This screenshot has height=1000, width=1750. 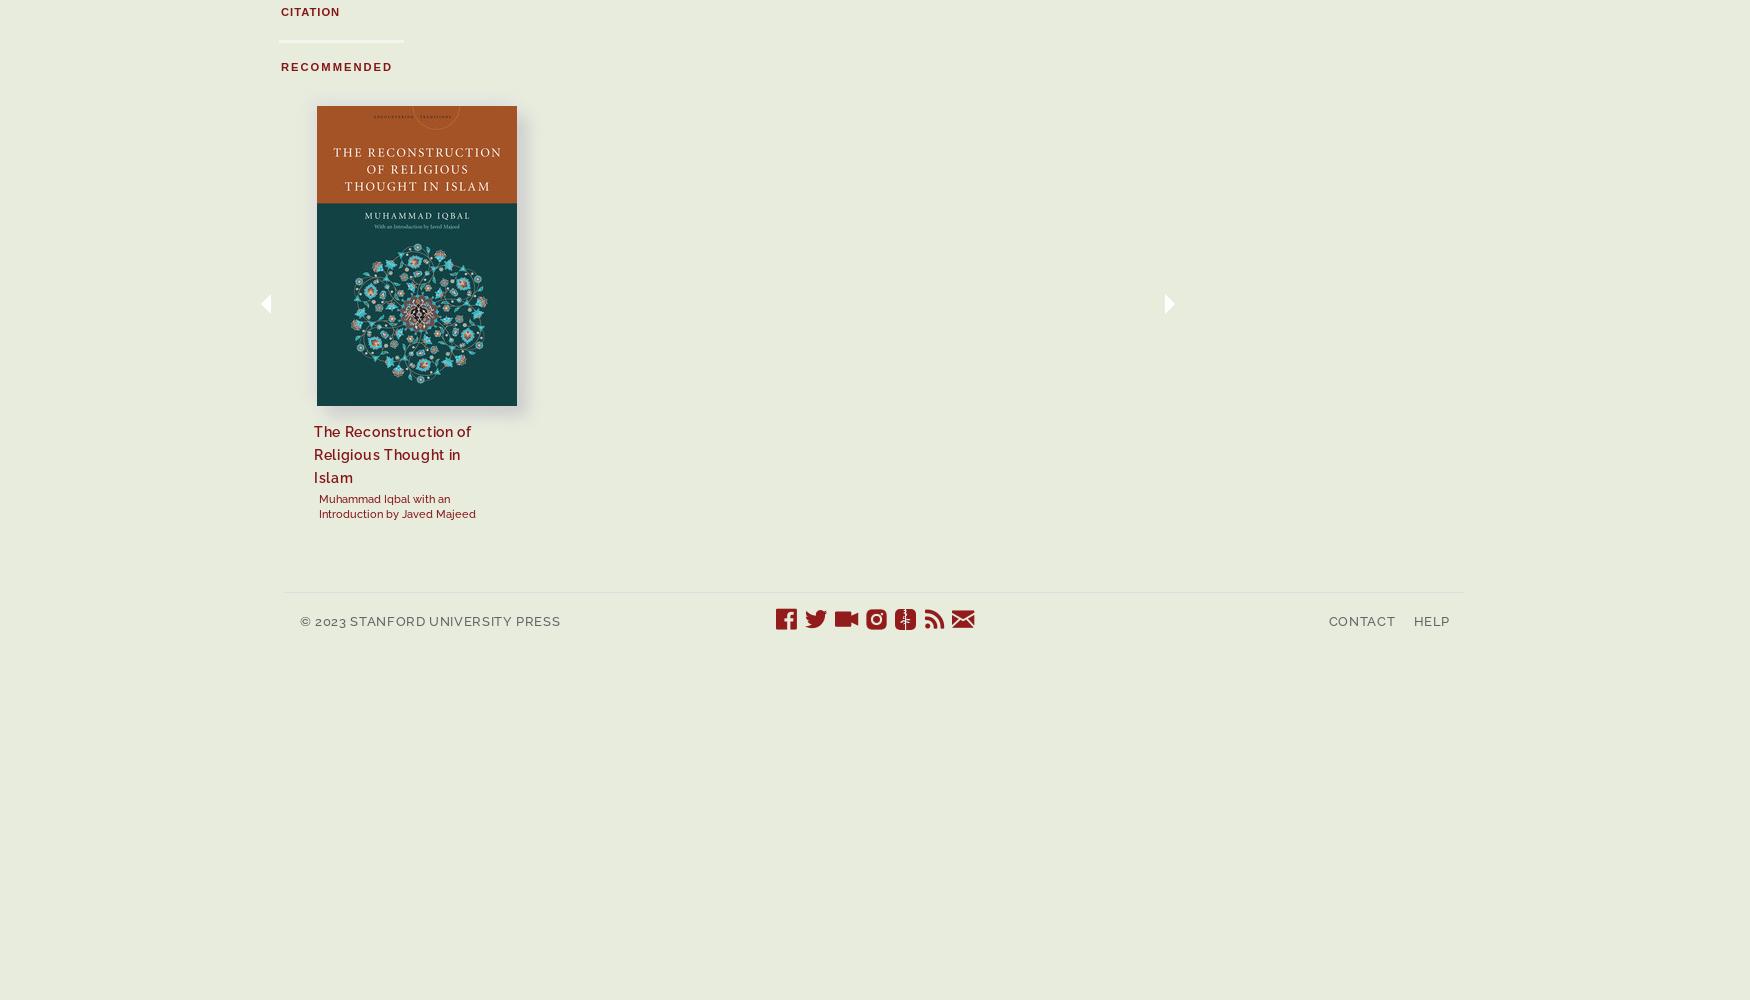 I want to click on 'Samira Haj', so click(x=1281, y=475).